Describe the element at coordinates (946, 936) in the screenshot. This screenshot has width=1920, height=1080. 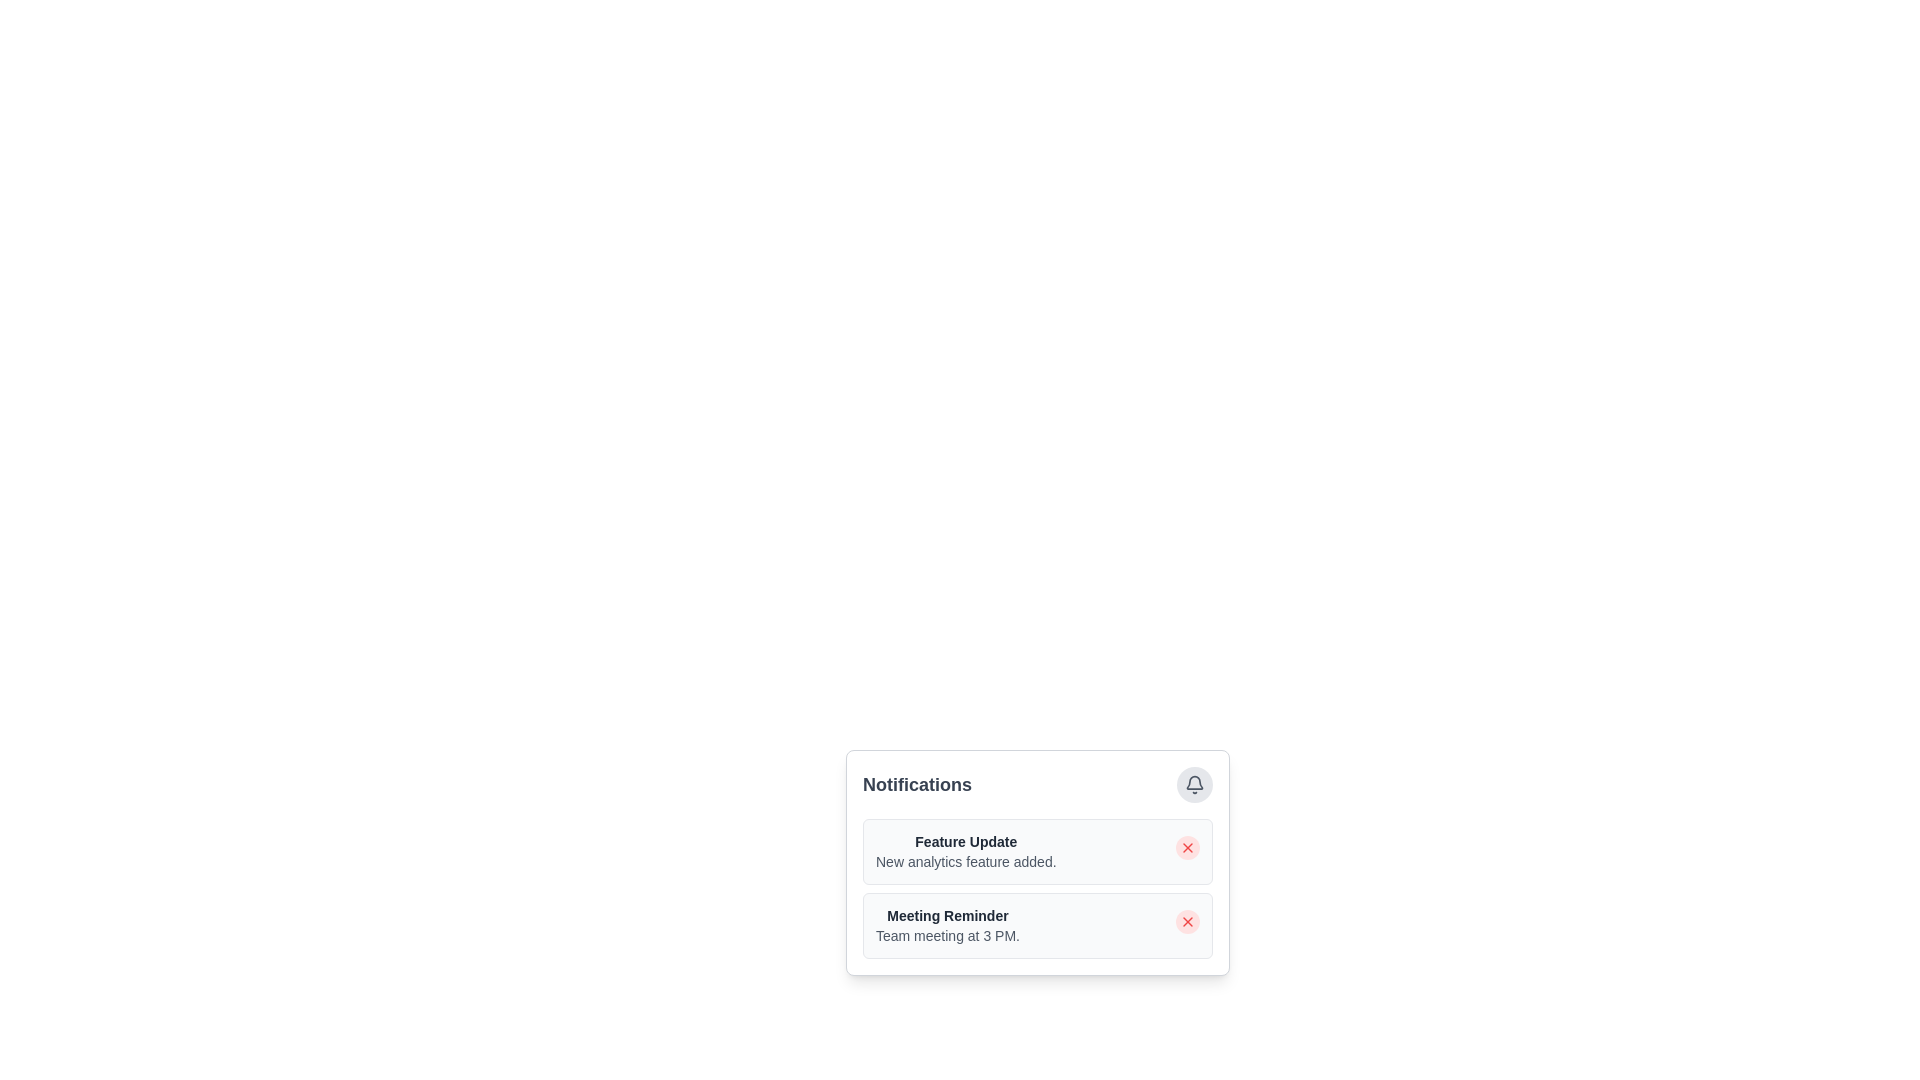
I see `the text label that provides additional information related to the 'Meeting Reminder' notification, located directly below the bold text 'Meeting Reminder'` at that location.